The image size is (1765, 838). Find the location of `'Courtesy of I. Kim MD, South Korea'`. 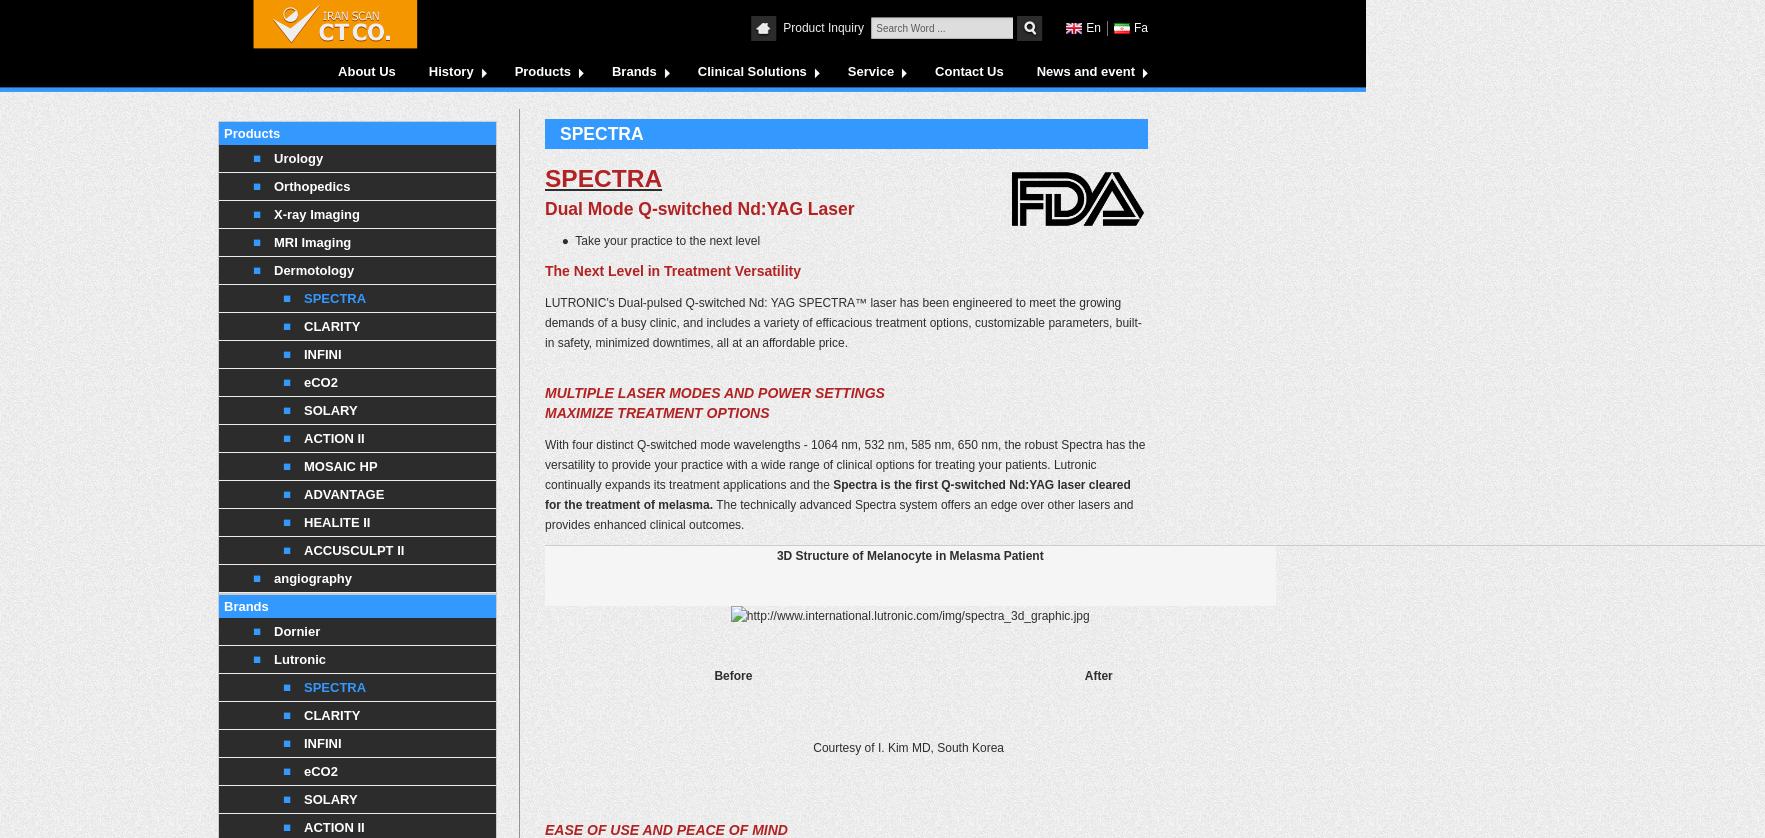

'Courtesy of I. Kim MD, South Korea' is located at coordinates (910, 746).